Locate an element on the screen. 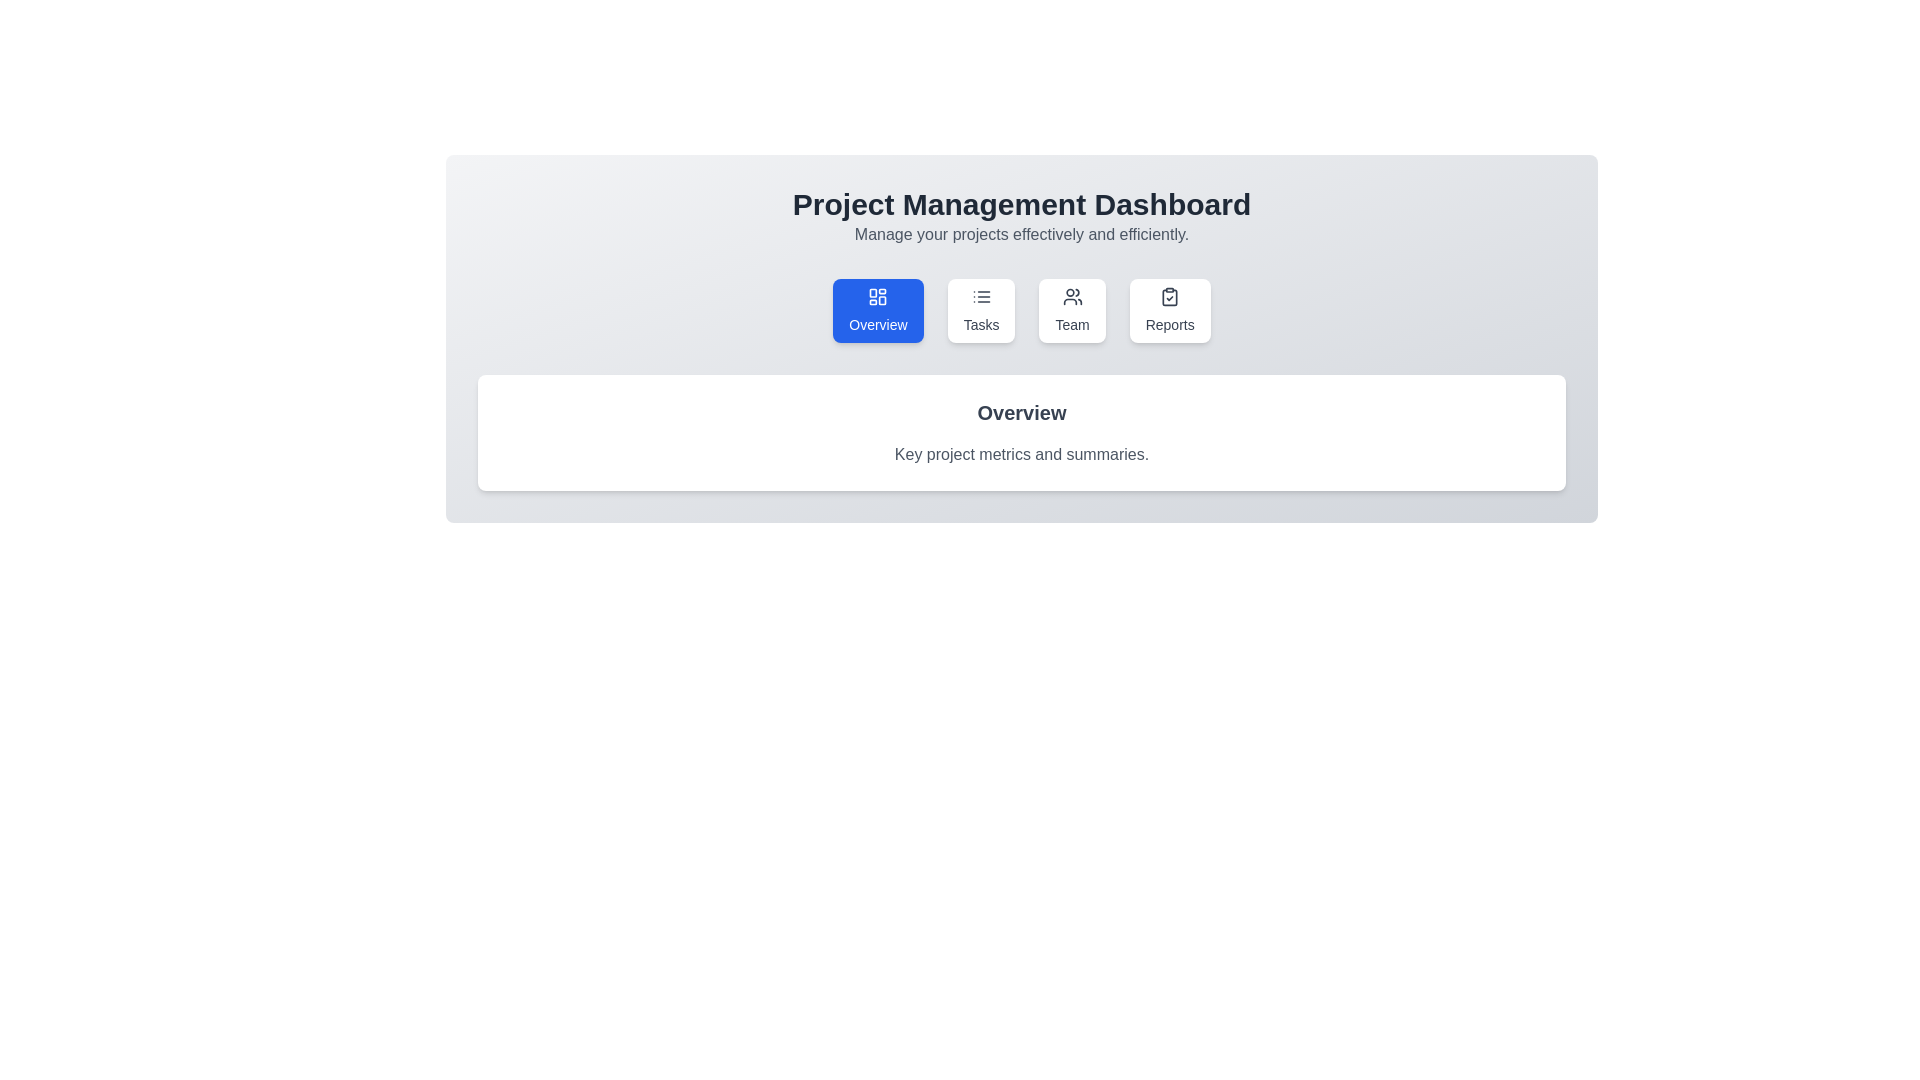  the tab labeled Overview to observe its hover effect is located at coordinates (878, 311).